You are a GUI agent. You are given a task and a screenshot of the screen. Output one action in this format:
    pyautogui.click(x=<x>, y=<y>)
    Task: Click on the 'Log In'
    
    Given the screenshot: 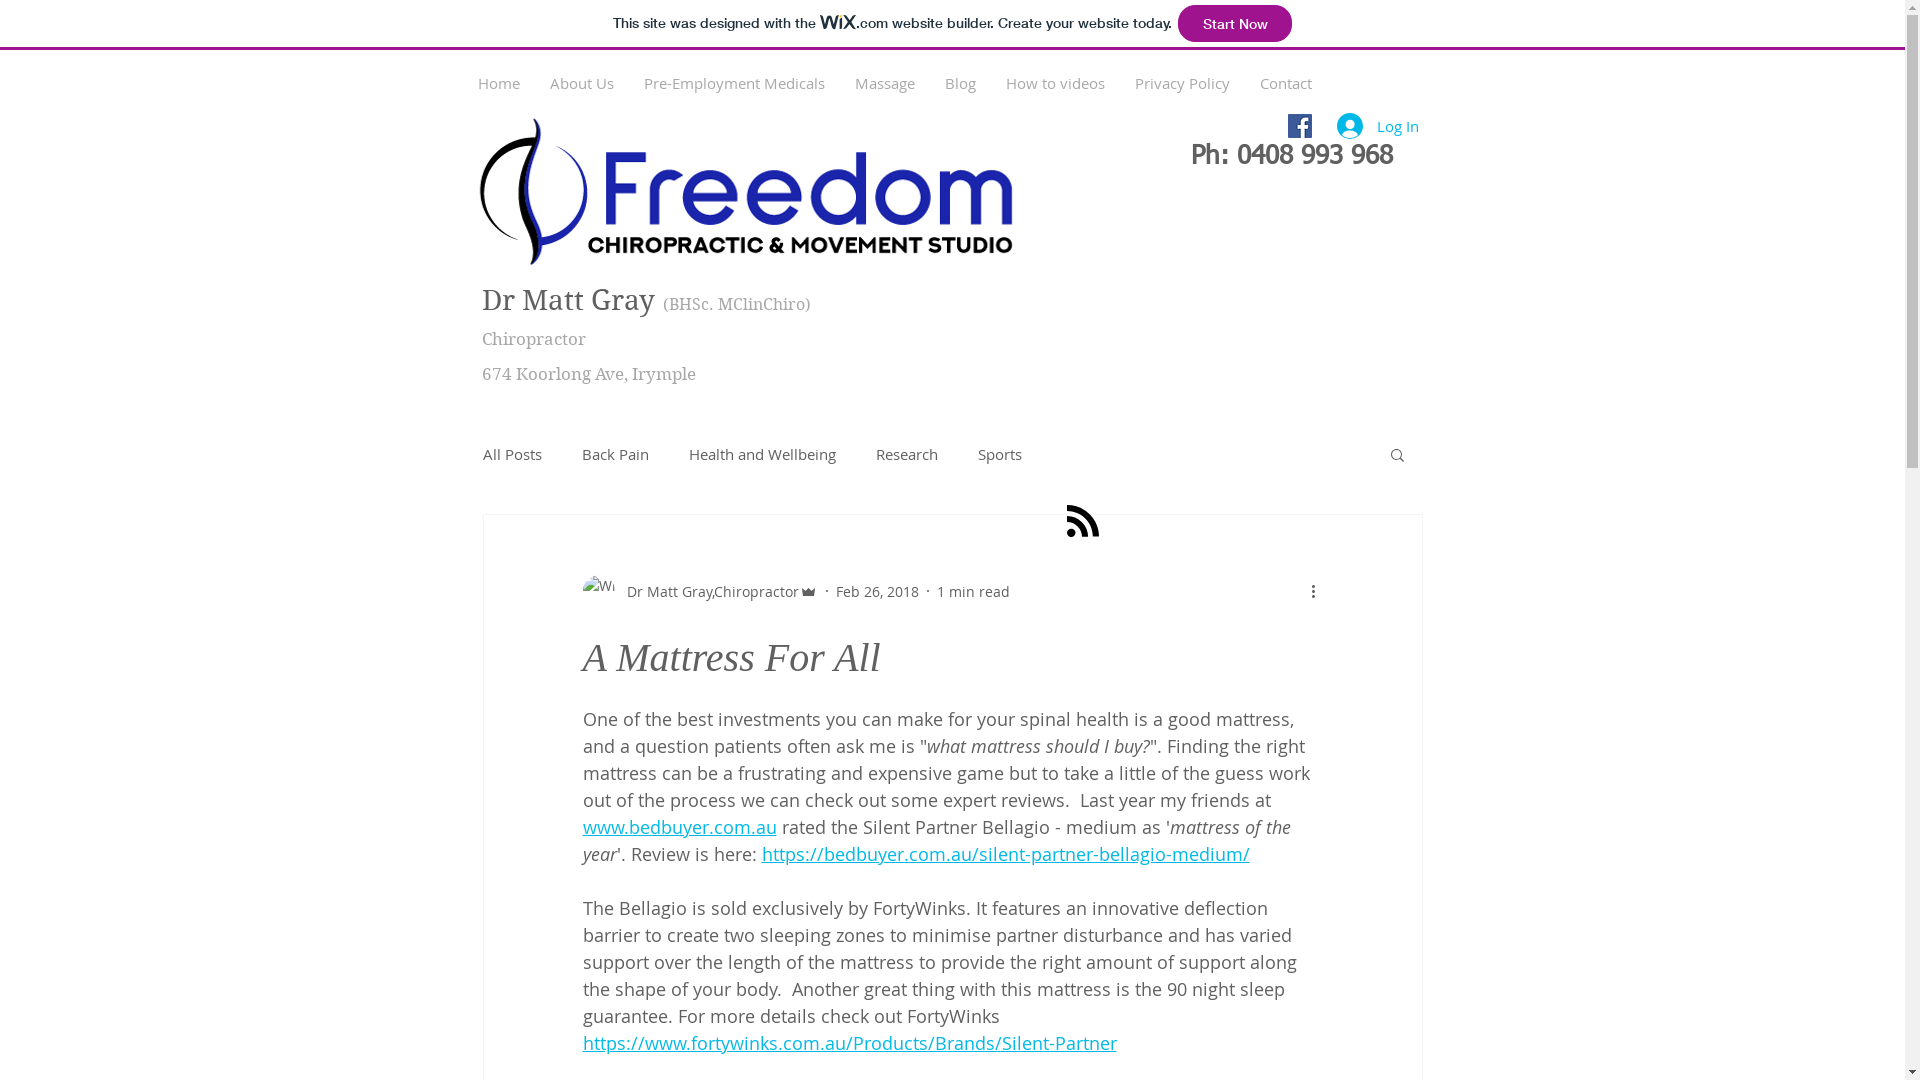 What is the action you would take?
    pyautogui.click(x=1376, y=126)
    